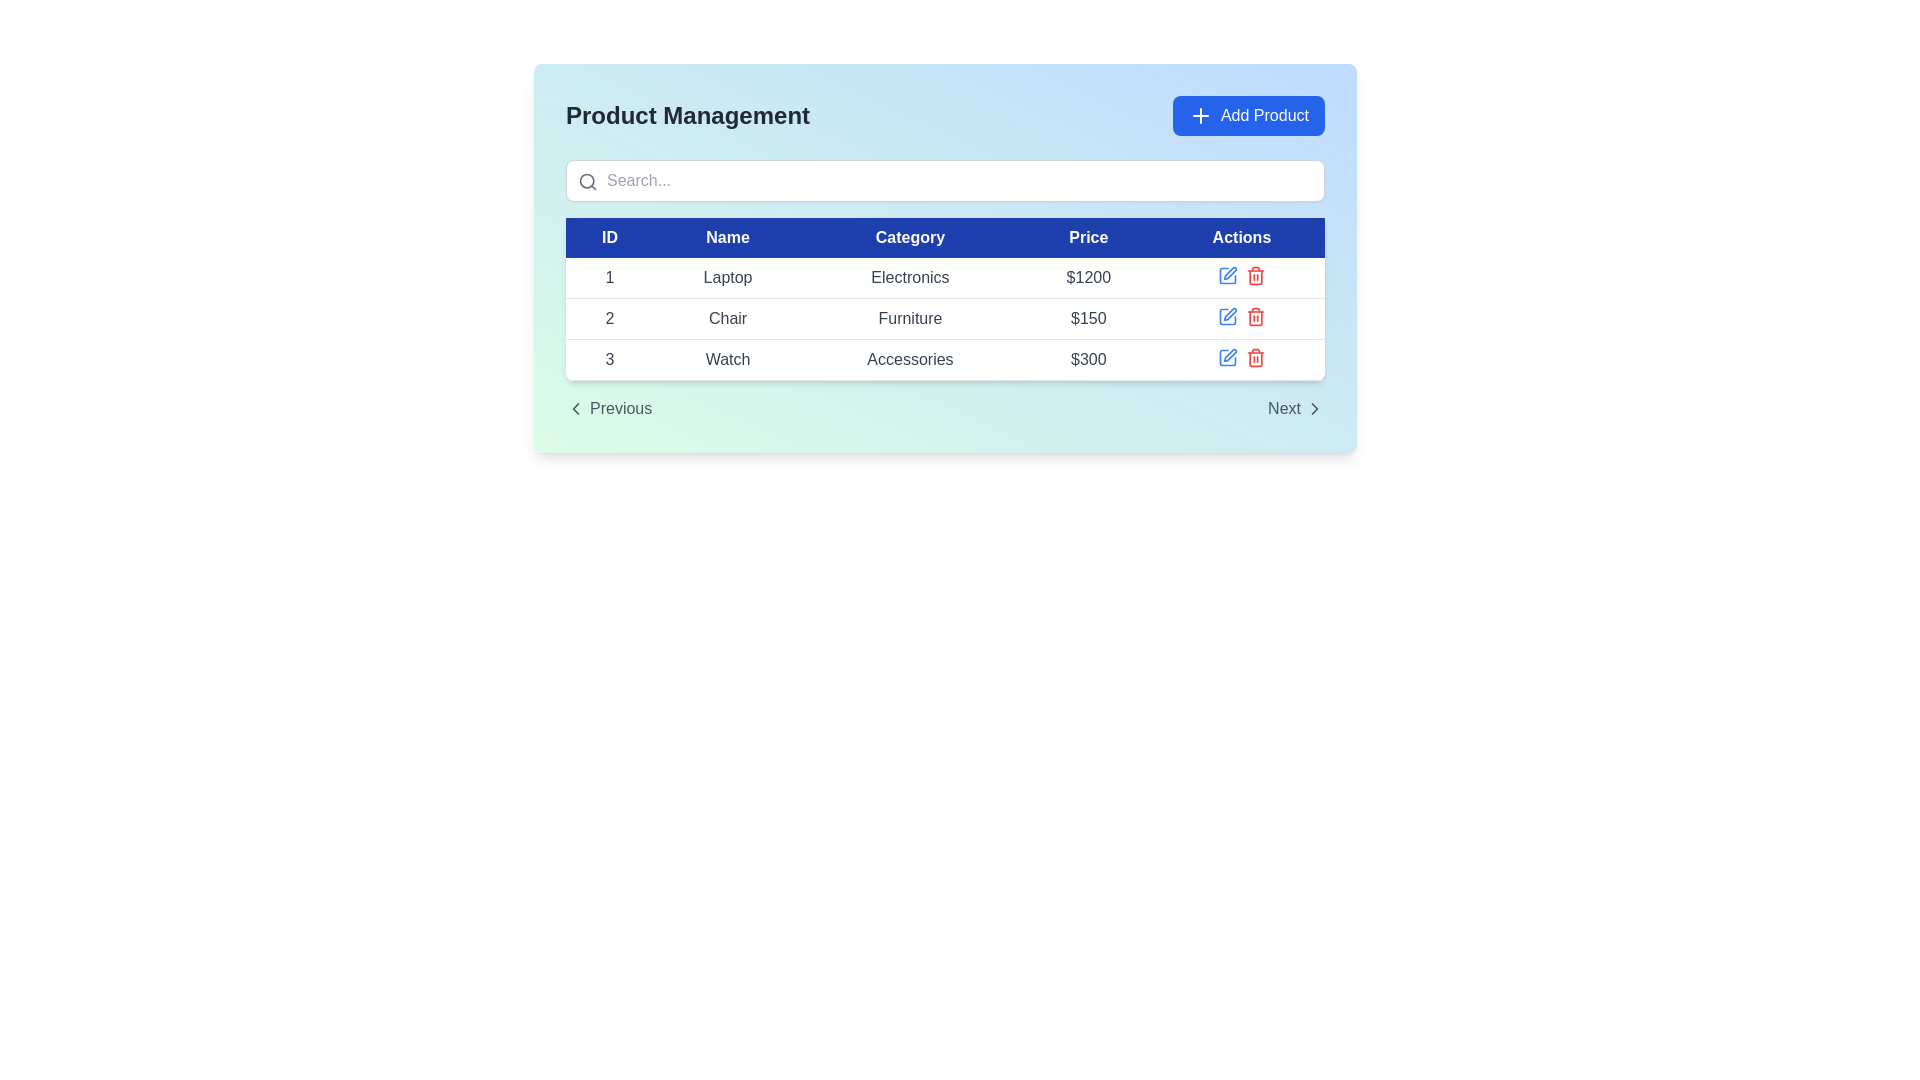  I want to click on the text label displaying 'Accessories' in the third cell of the third row under the 'Category' column, so click(909, 358).